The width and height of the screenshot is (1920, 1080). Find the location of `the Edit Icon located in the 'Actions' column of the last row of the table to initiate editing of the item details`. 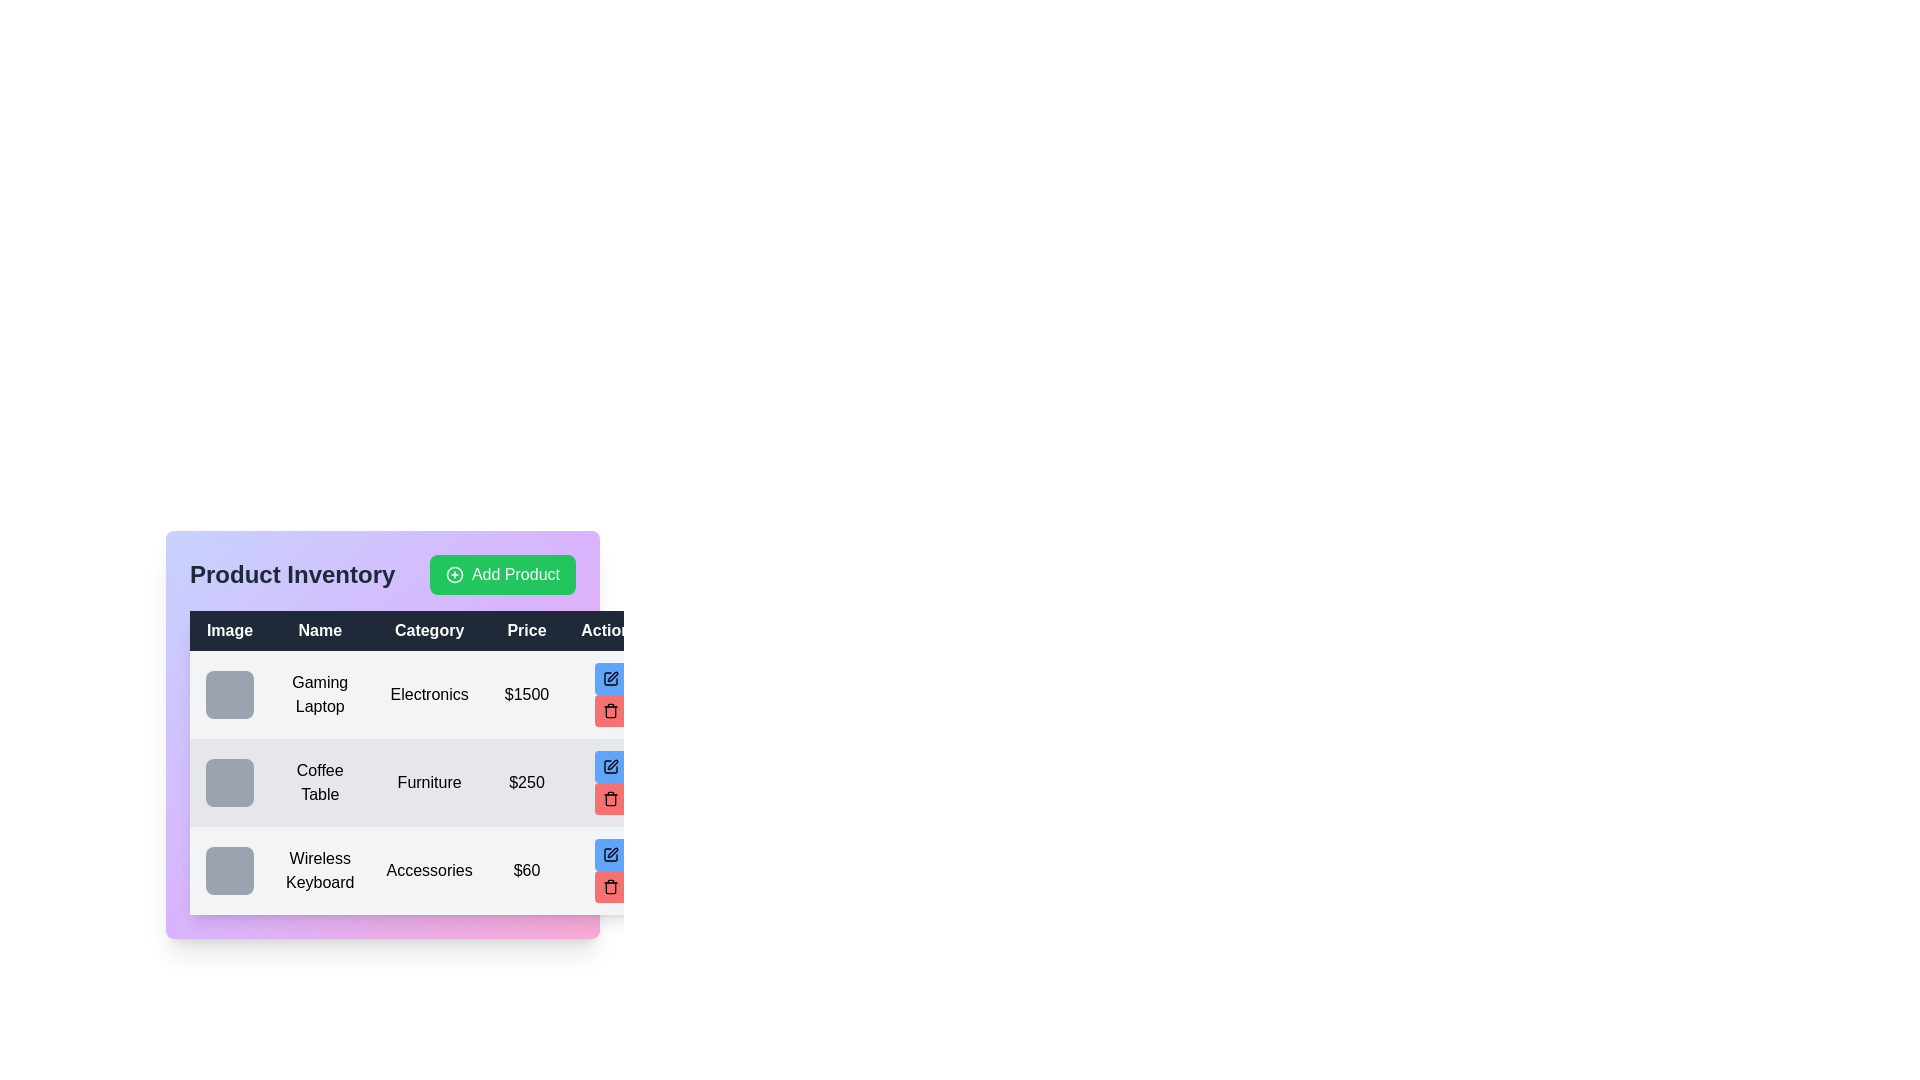

the Edit Icon located in the 'Actions' column of the last row of the table to initiate editing of the item details is located at coordinates (611, 852).